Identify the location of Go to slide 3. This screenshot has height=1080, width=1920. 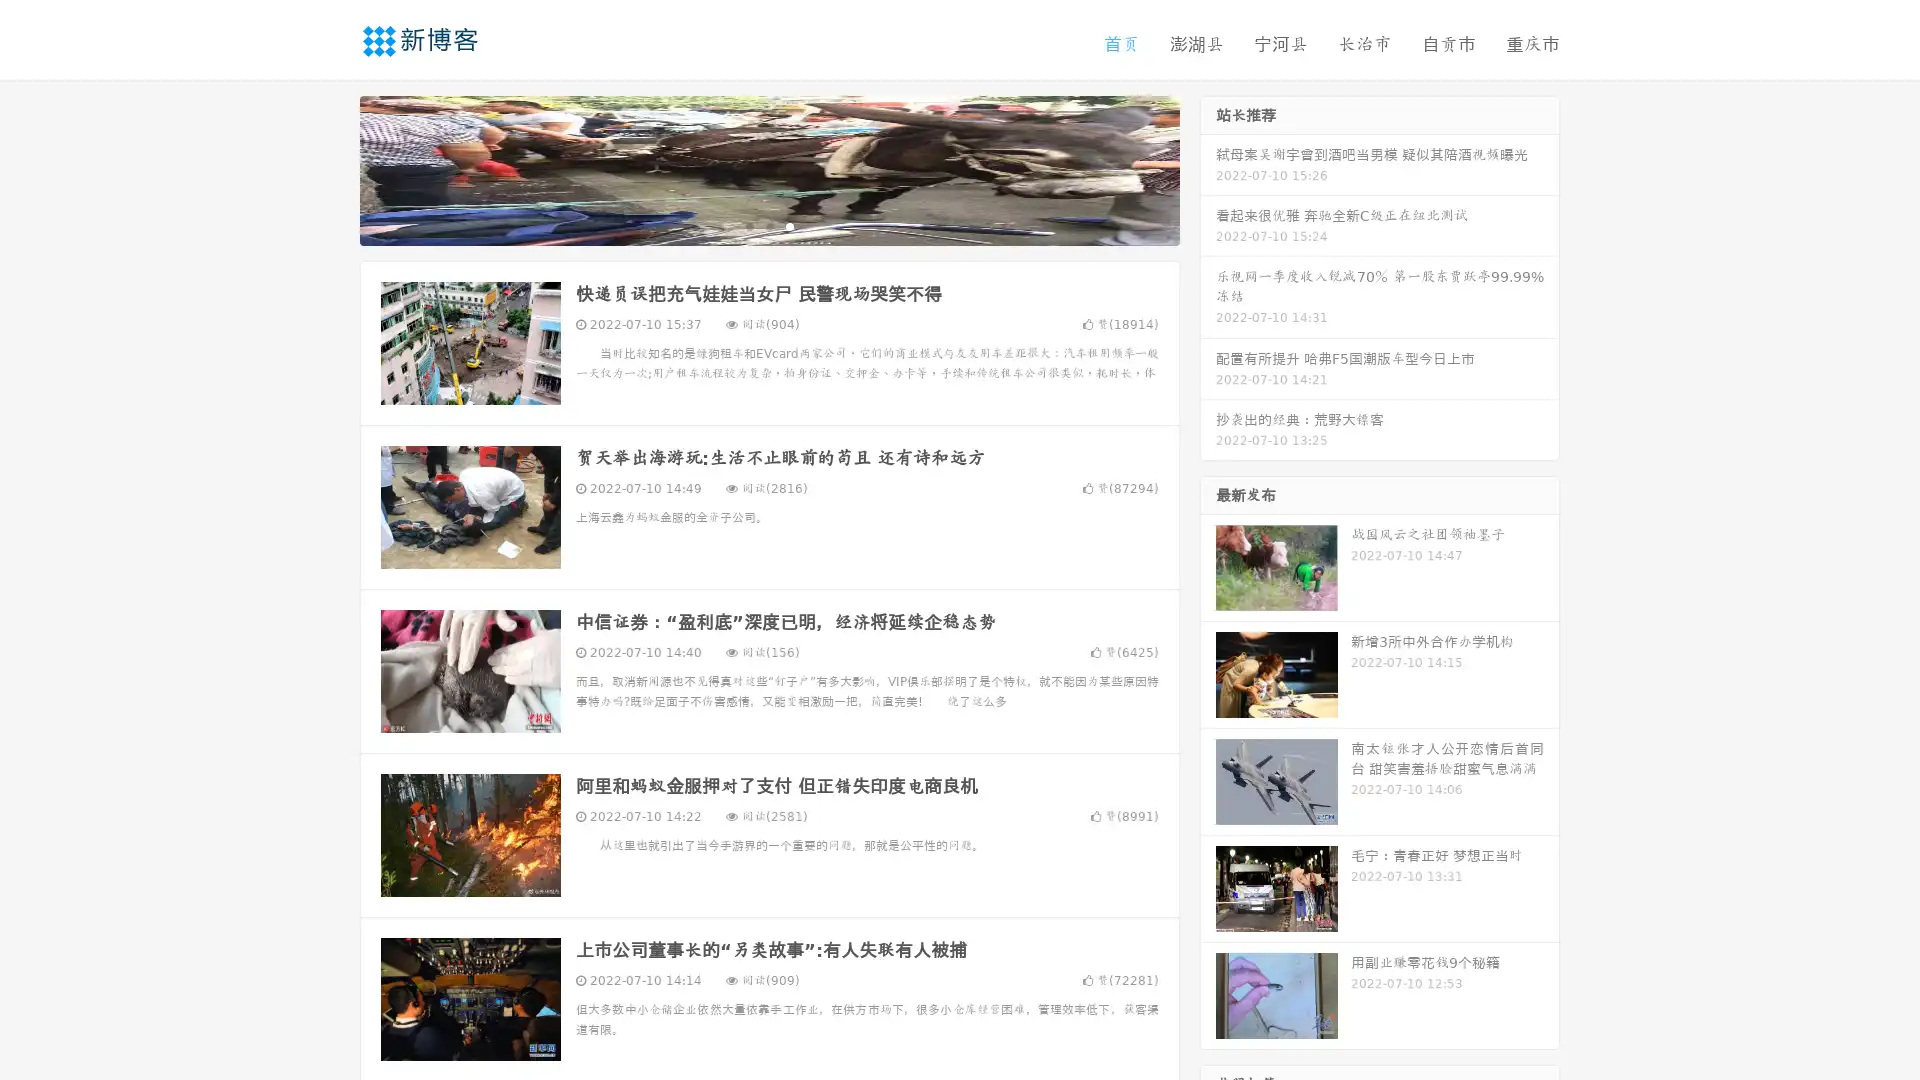
(789, 225).